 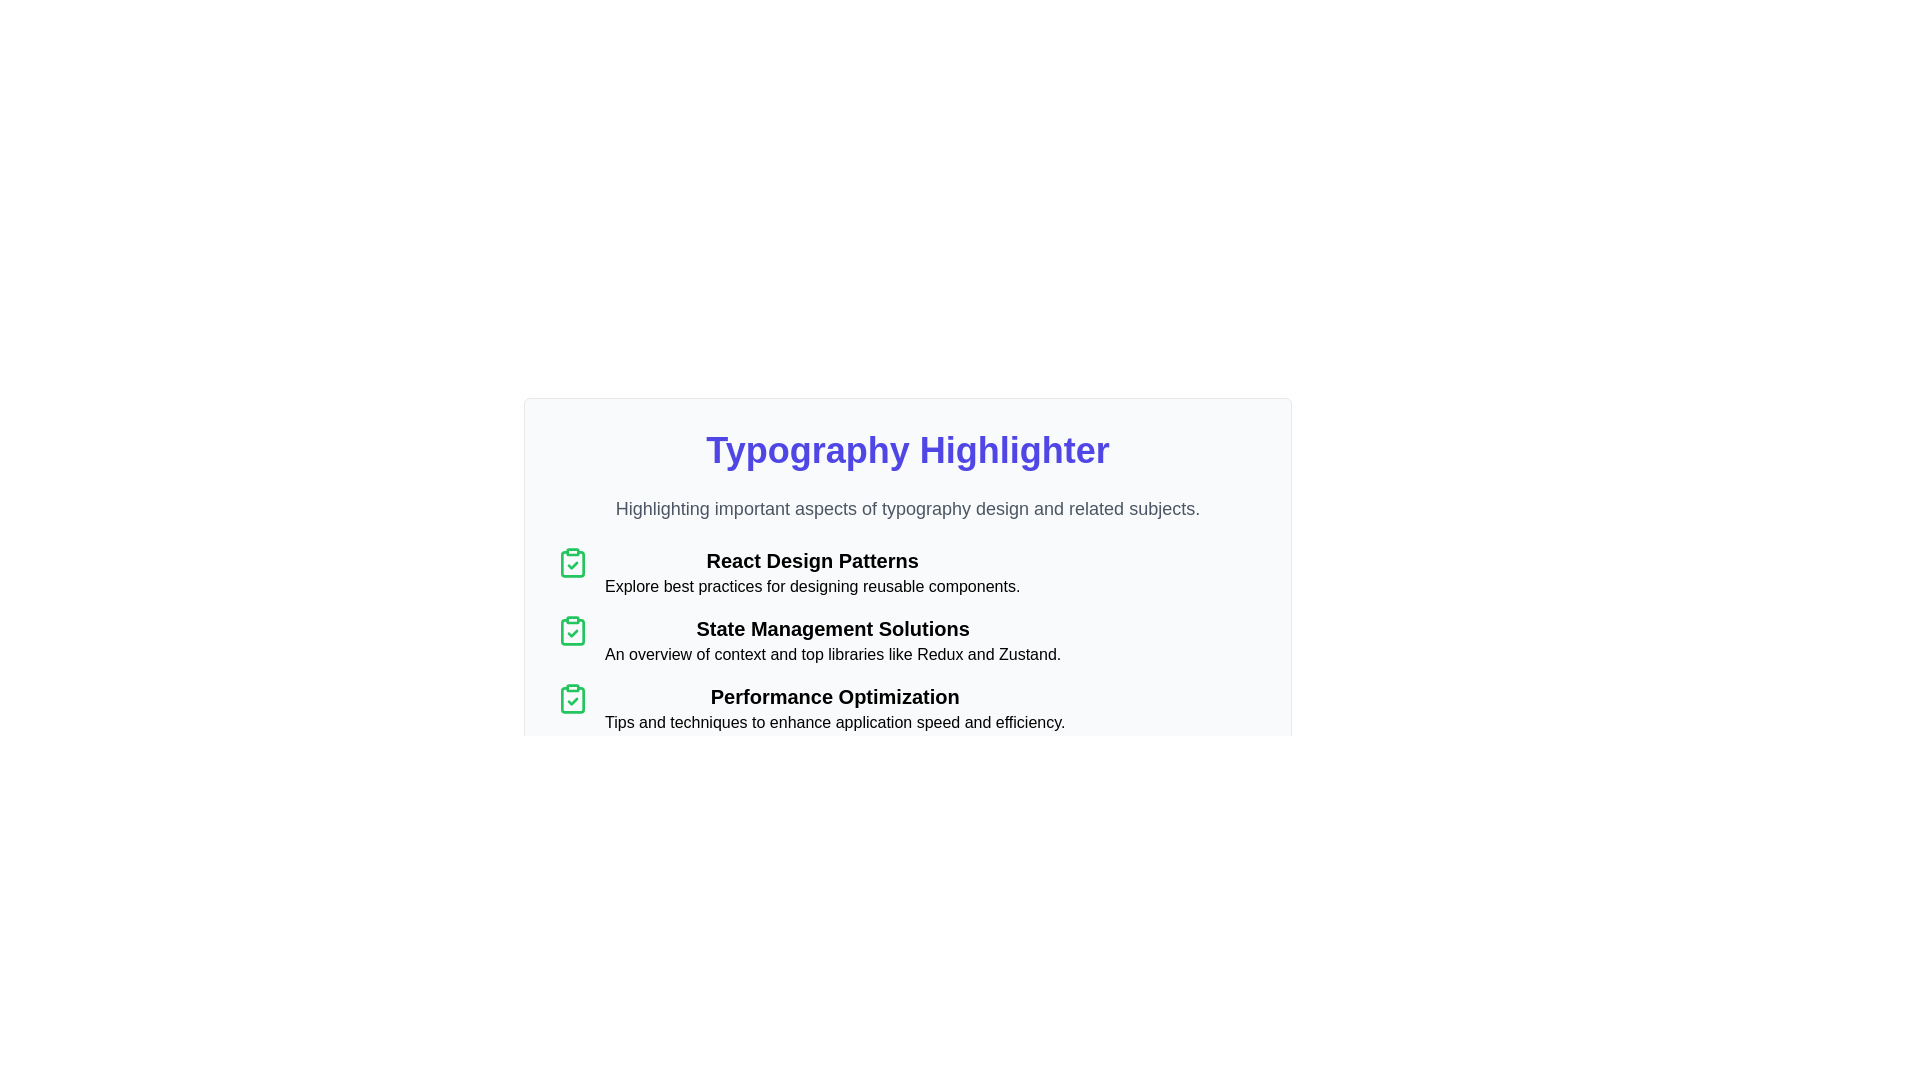 I want to click on the vibrant green clipboard icon indicating completion, located next to the 'React Design Patterns' text block, so click(x=571, y=563).